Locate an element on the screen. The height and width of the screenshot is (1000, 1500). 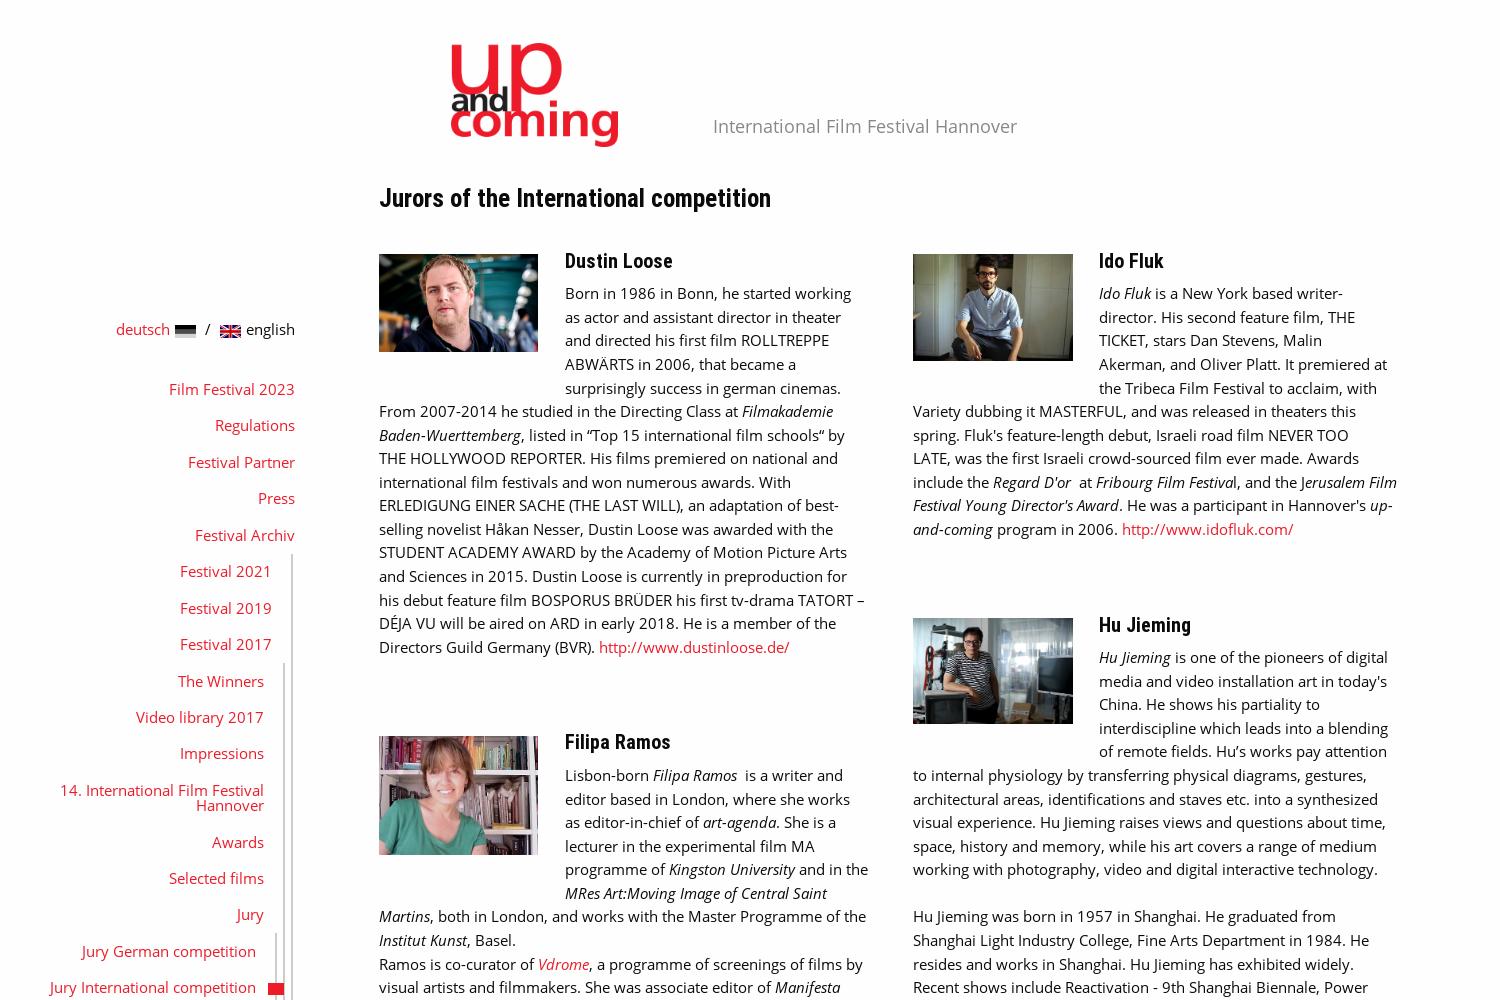
'Festival 2017' is located at coordinates (225, 644).